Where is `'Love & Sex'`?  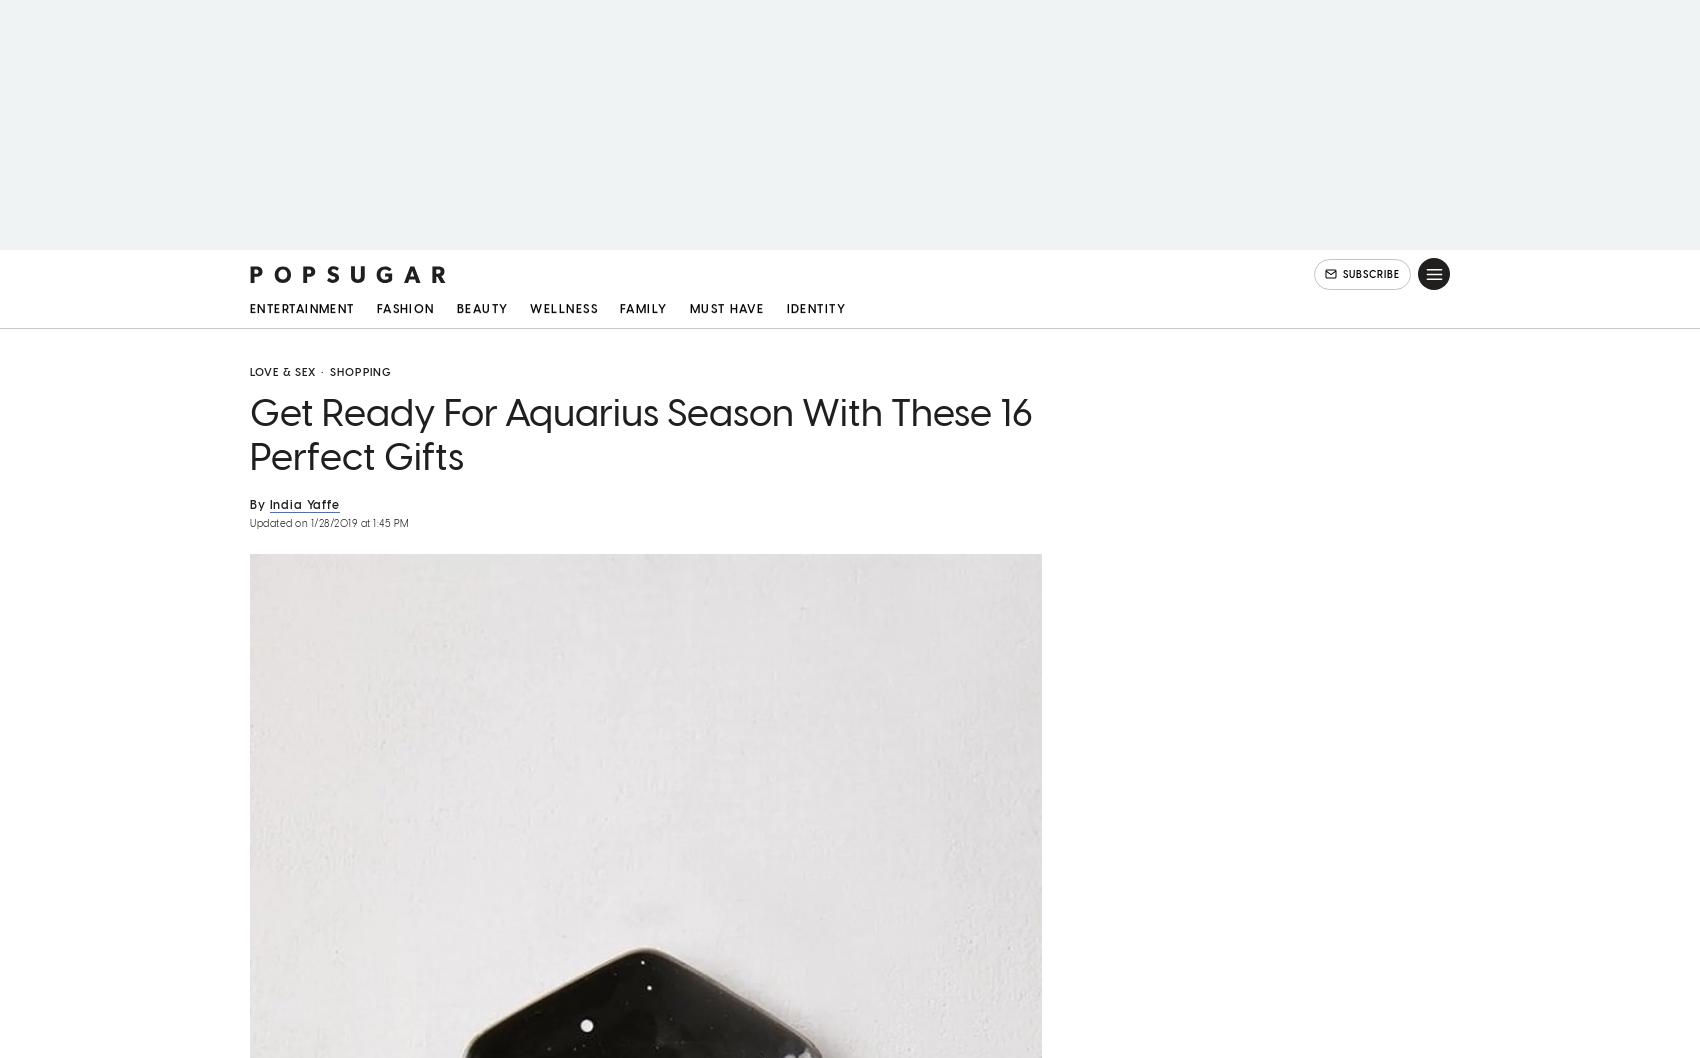 'Love & Sex' is located at coordinates (283, 378).